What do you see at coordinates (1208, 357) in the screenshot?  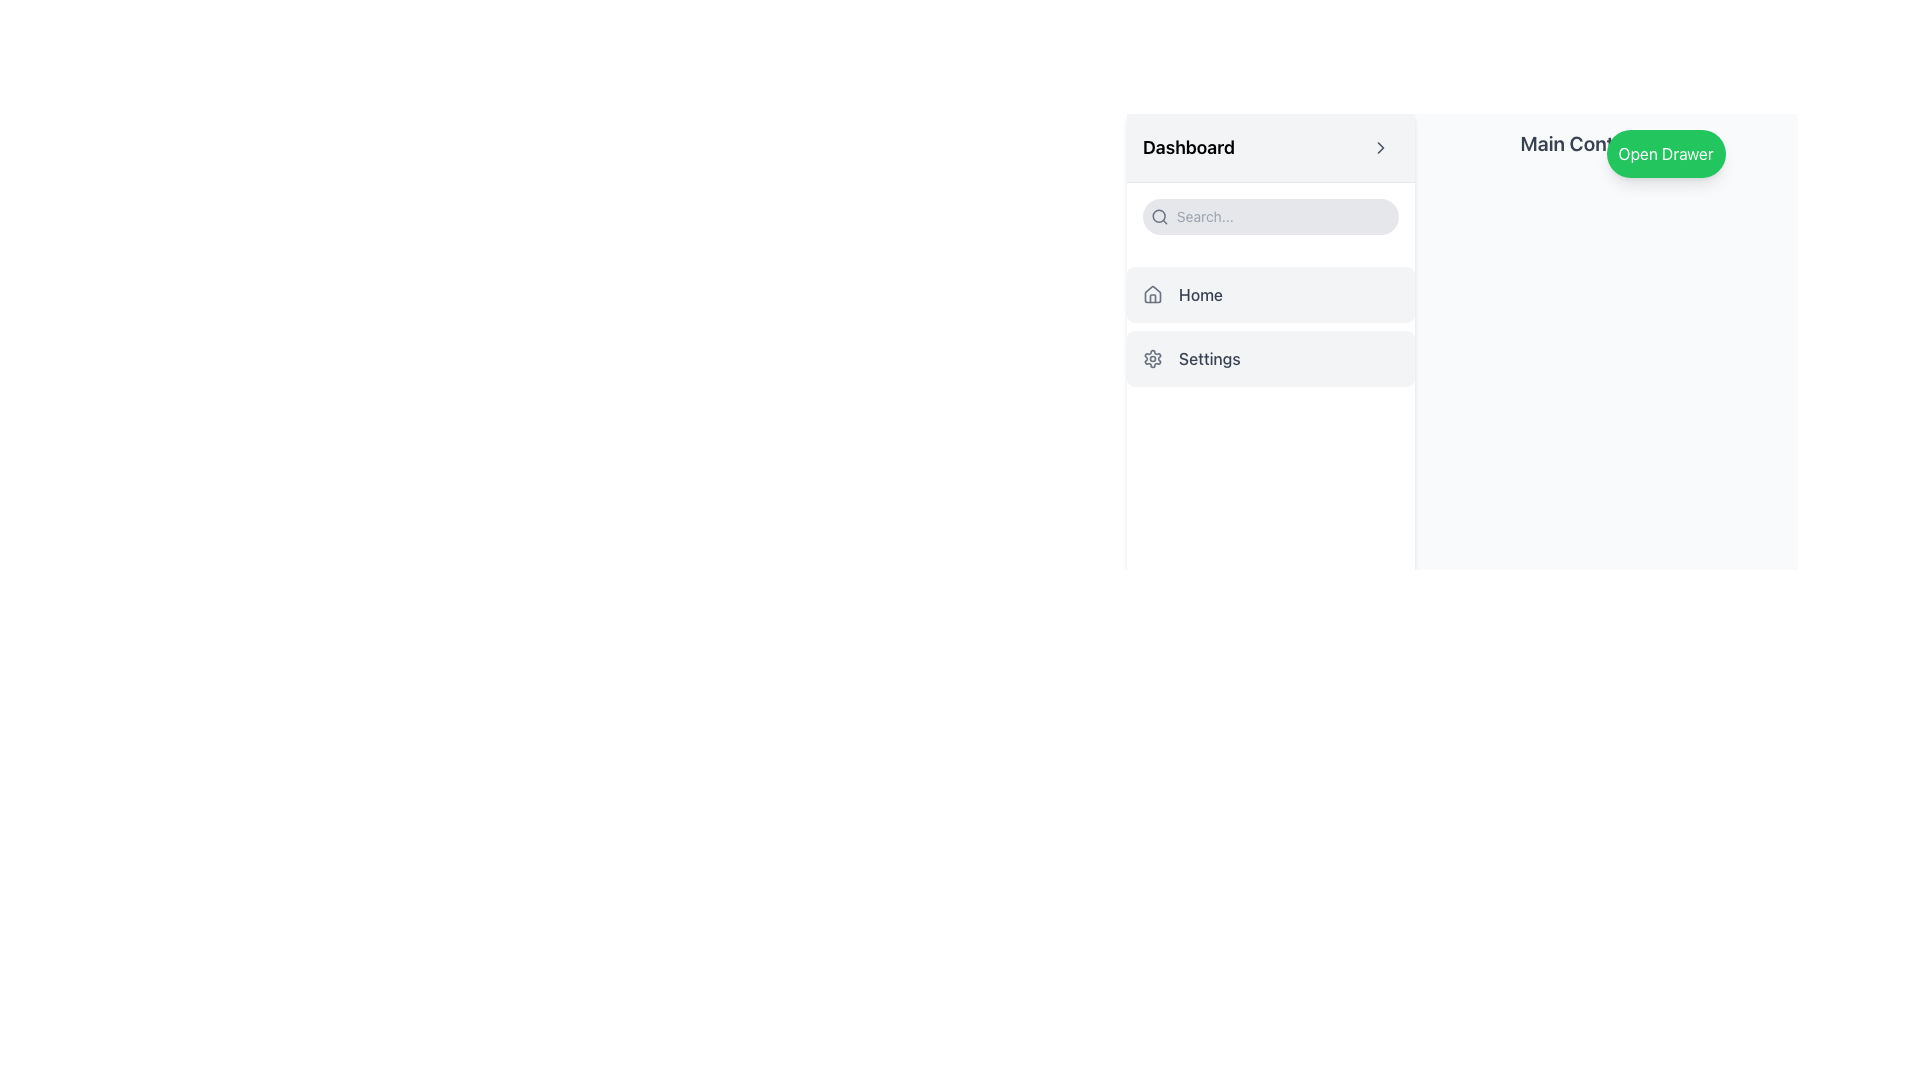 I see `the 'Settings' text label in the sidebar navigation` at bounding box center [1208, 357].